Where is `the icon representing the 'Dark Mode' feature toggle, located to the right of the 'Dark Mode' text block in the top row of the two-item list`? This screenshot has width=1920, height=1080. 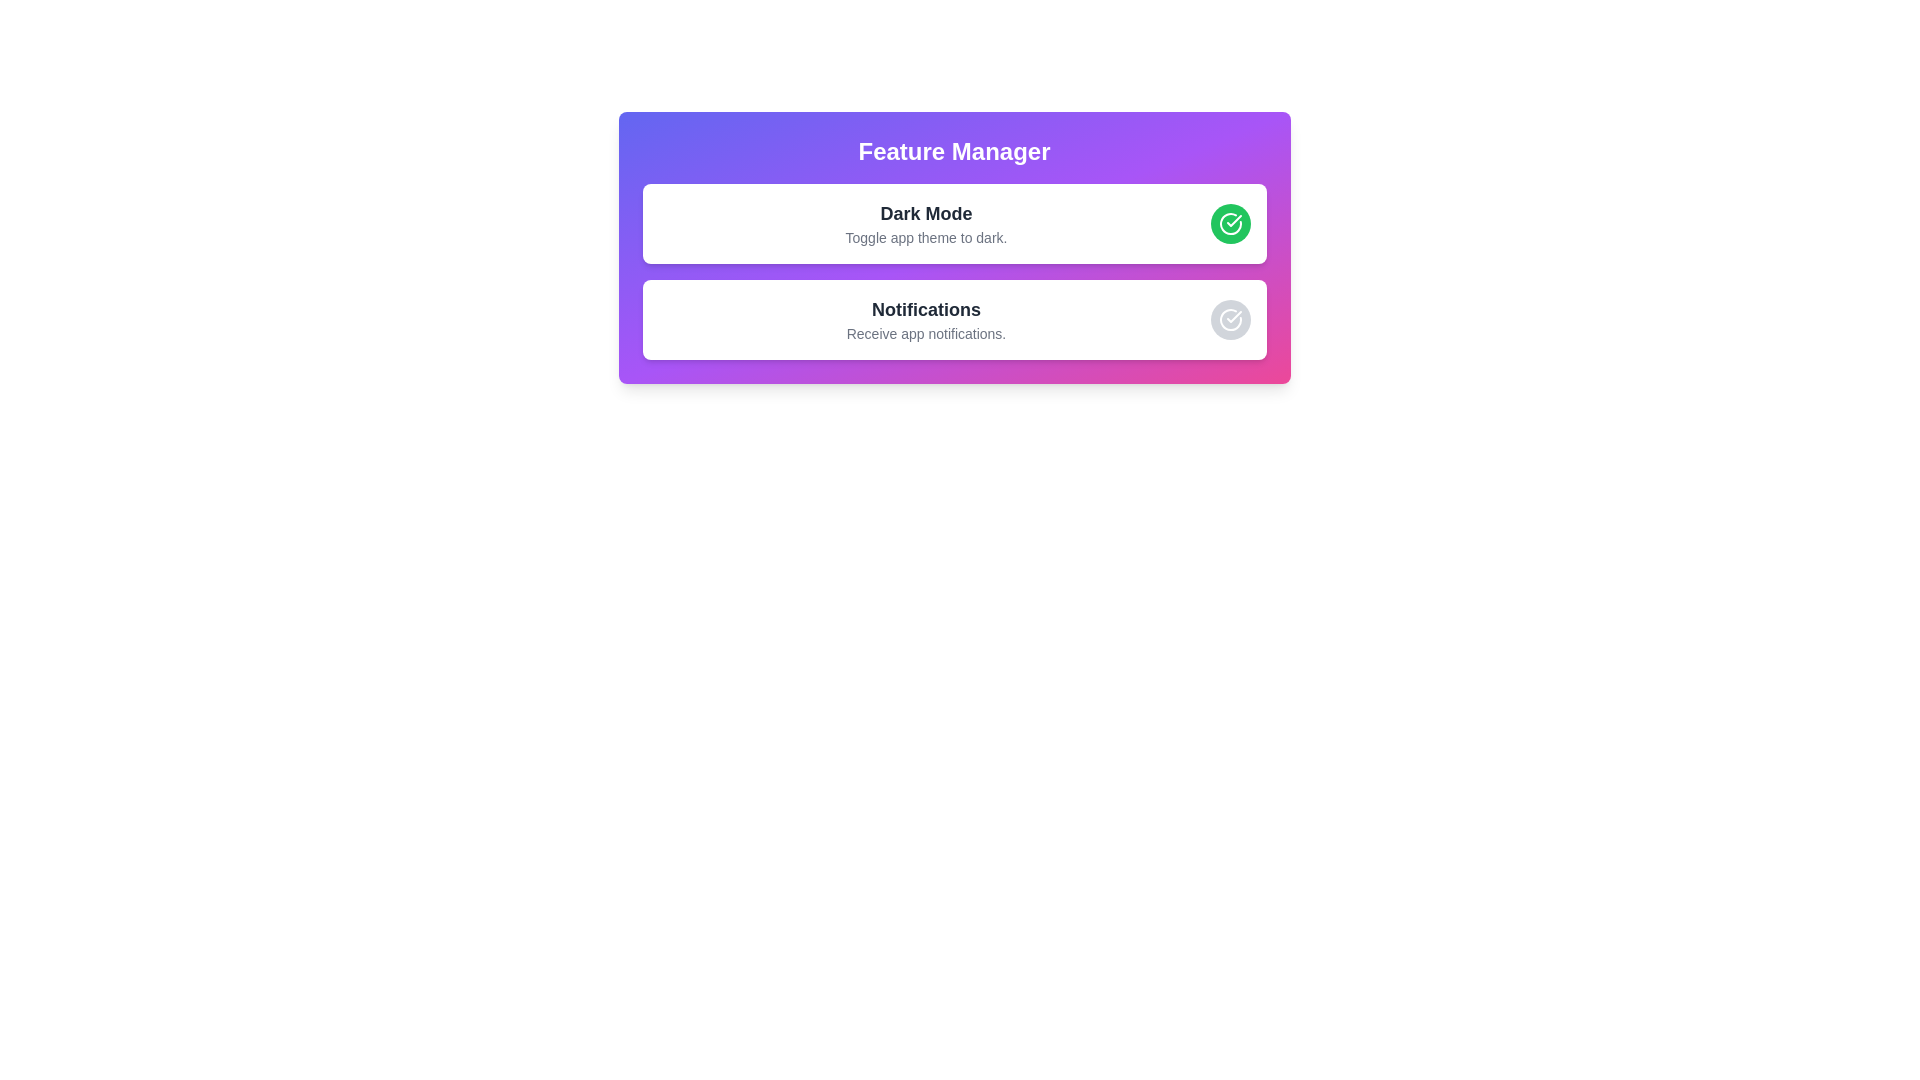 the icon representing the 'Dark Mode' feature toggle, located to the right of the 'Dark Mode' text block in the top row of the two-item list is located at coordinates (1229, 223).